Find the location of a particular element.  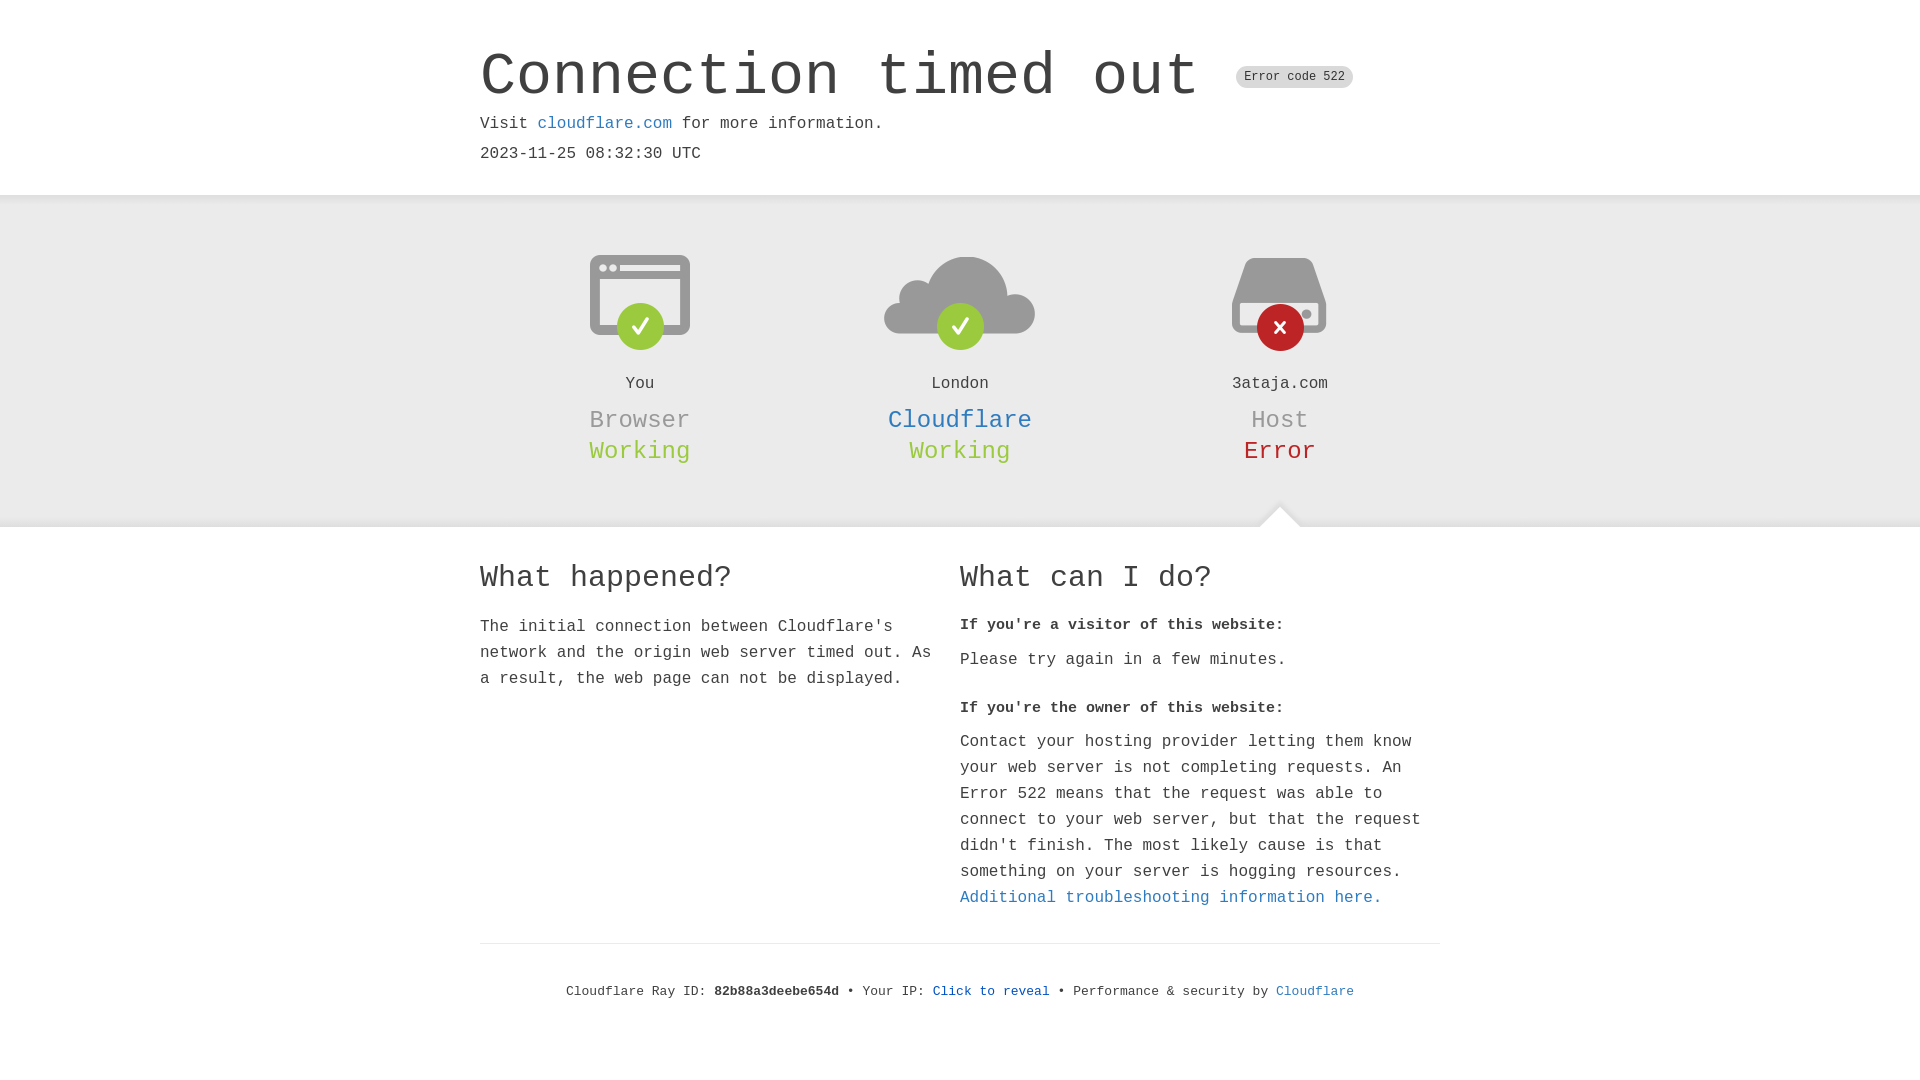

'Additional troubleshooting information here.' is located at coordinates (1171, 897).